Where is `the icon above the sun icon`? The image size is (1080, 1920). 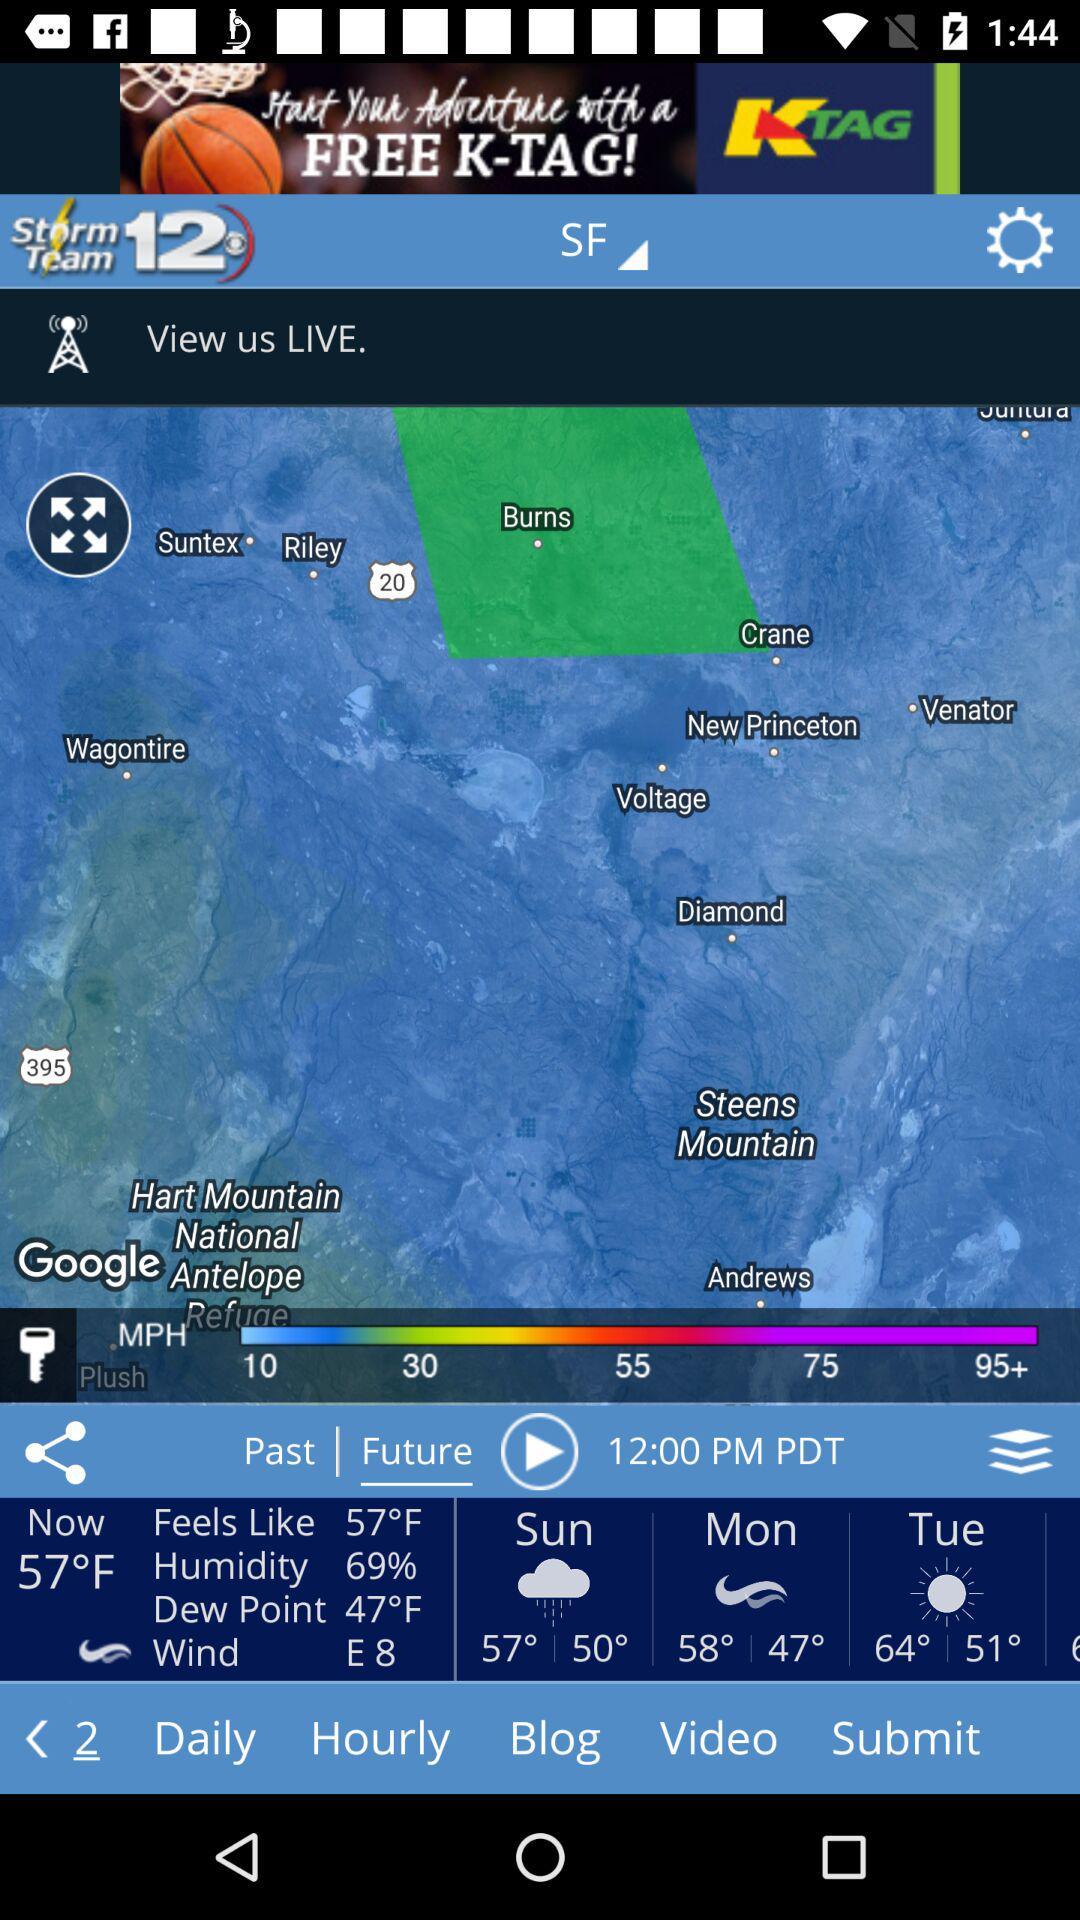 the icon above the sun icon is located at coordinates (538, 1451).